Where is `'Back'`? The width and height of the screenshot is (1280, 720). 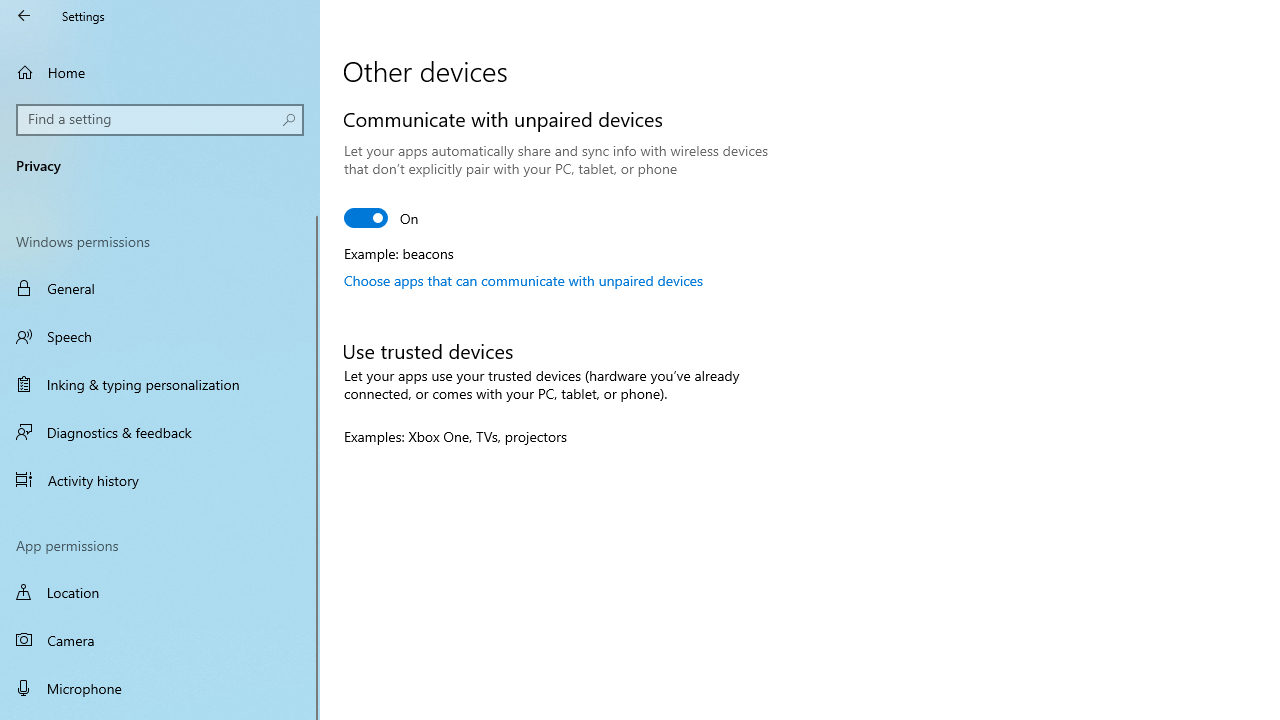
'Back' is located at coordinates (24, 15).